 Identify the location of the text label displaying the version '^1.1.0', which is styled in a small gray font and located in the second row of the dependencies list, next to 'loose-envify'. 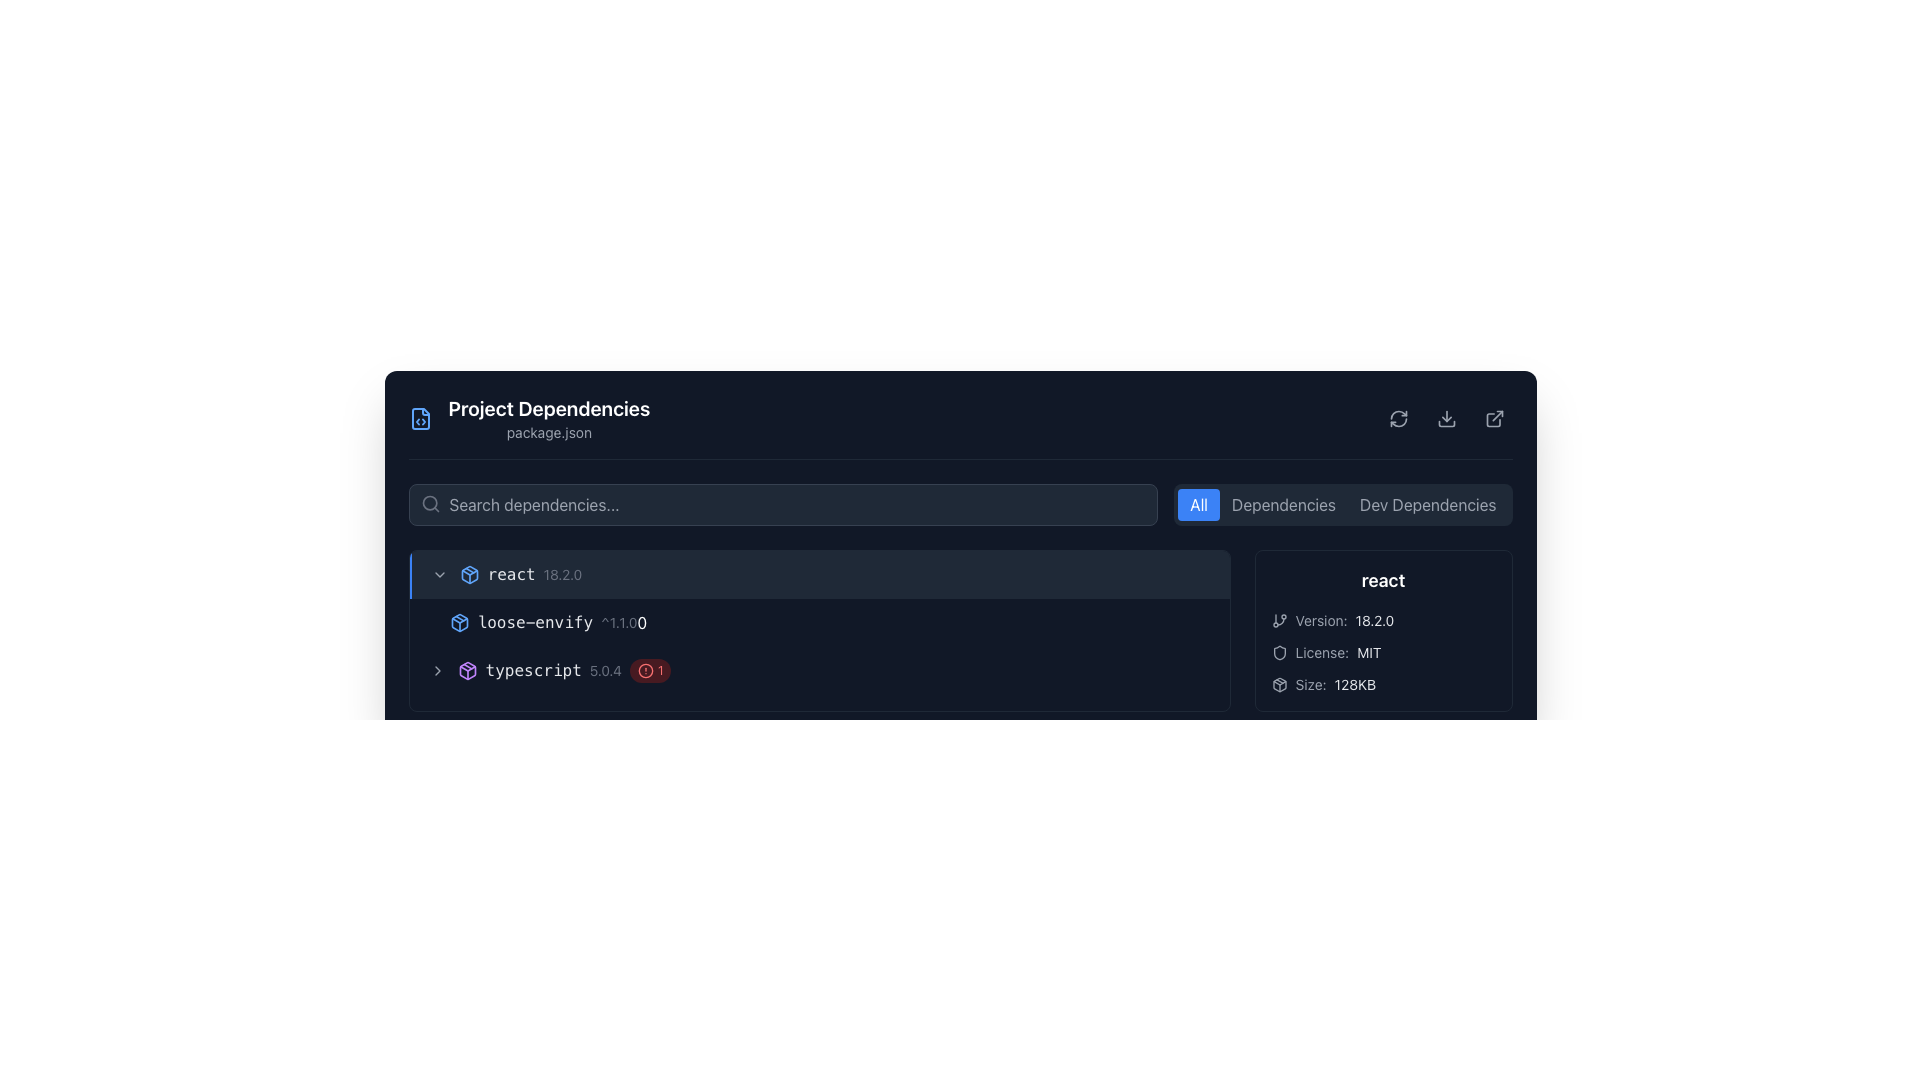
(618, 622).